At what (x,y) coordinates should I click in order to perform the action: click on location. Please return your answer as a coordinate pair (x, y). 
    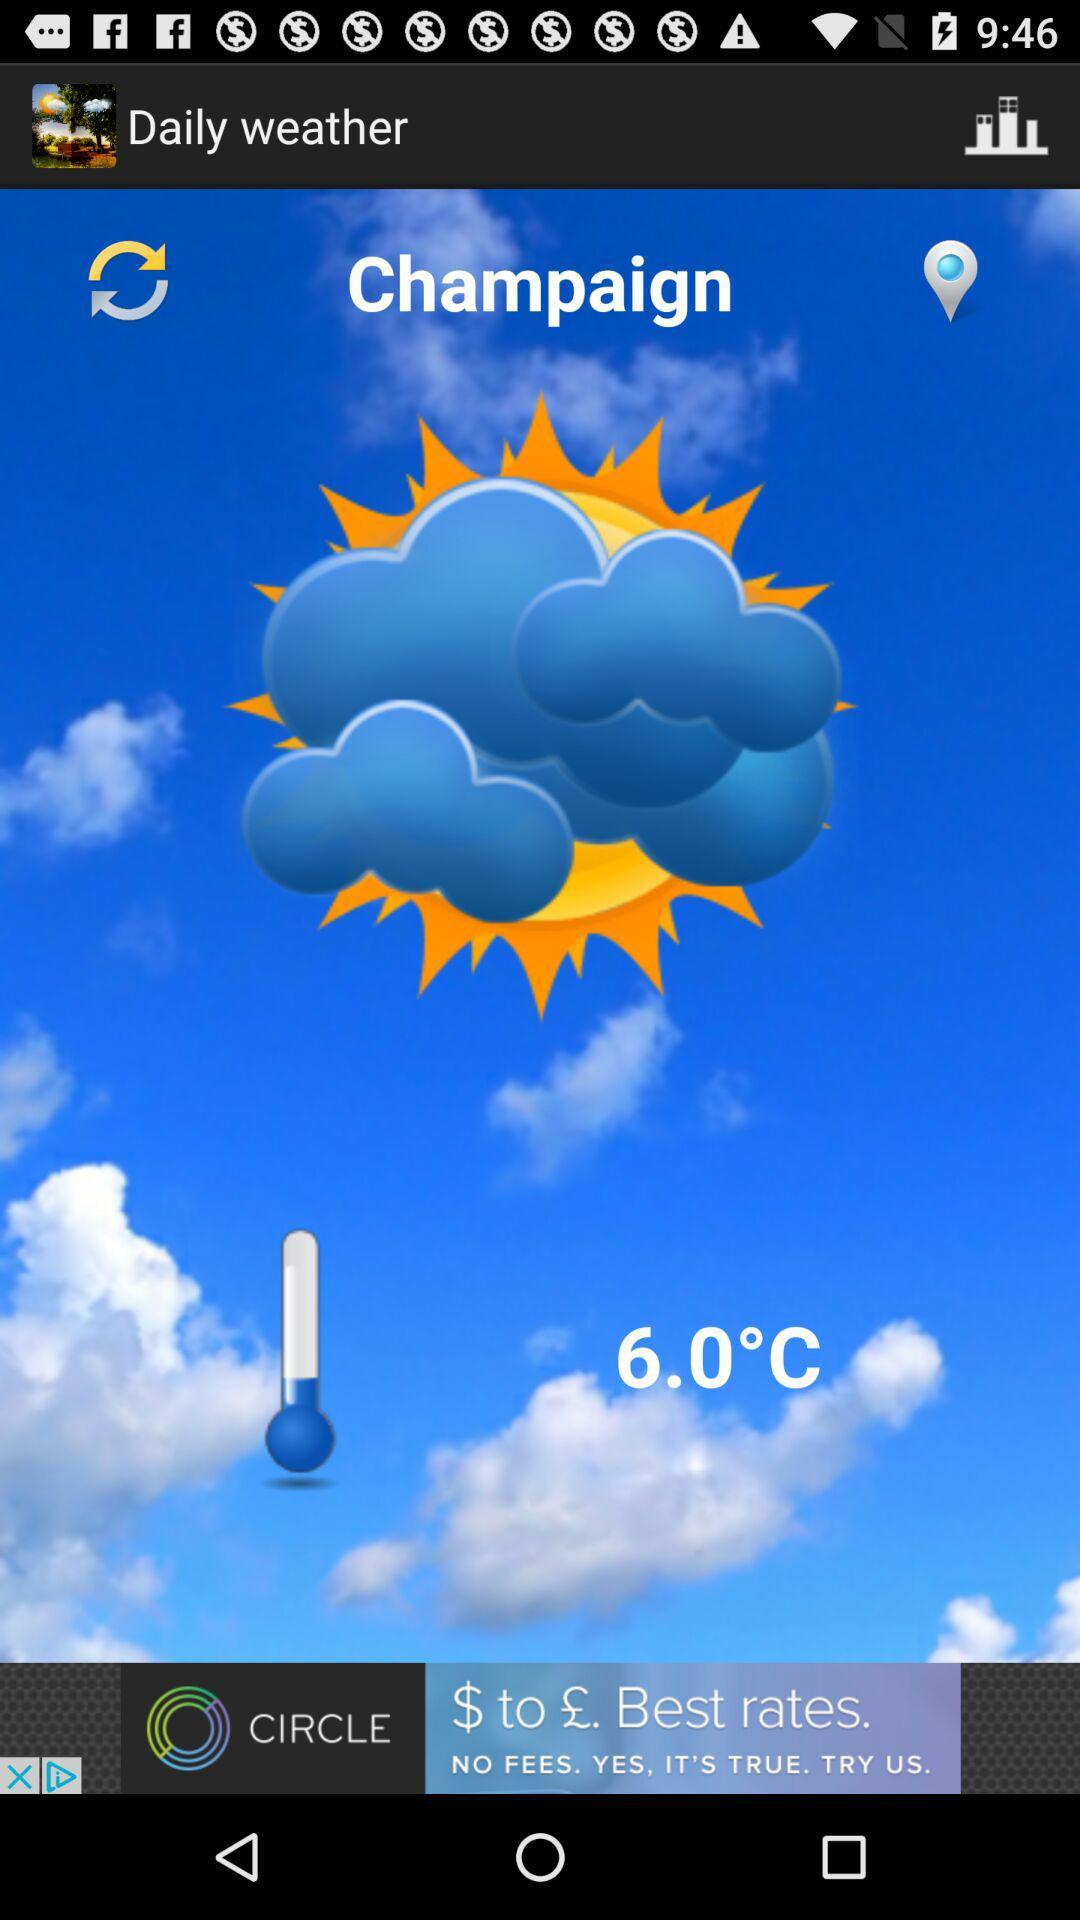
    Looking at the image, I should click on (949, 280).